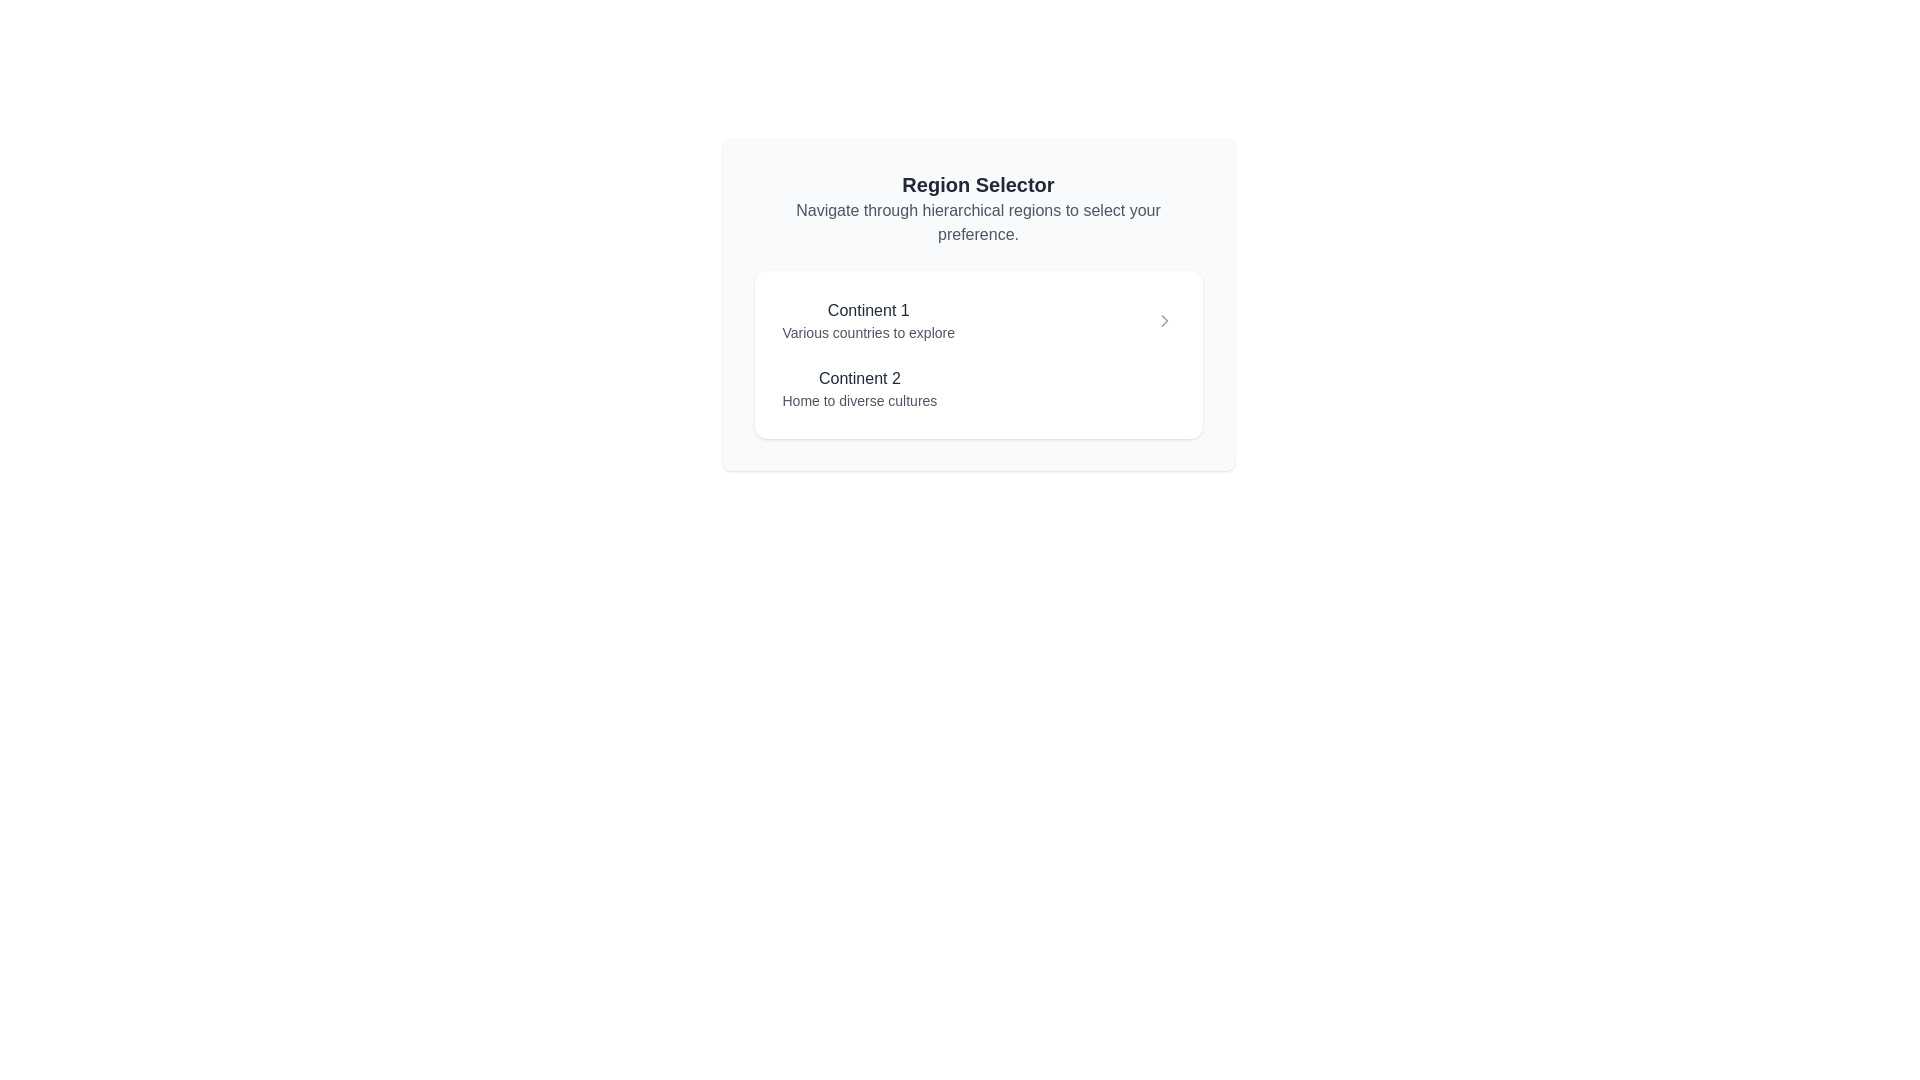  Describe the element at coordinates (859, 378) in the screenshot. I see `the bold text label displaying 'Continent 2' in dark gray font to trigger associated tooltips or styles` at that location.